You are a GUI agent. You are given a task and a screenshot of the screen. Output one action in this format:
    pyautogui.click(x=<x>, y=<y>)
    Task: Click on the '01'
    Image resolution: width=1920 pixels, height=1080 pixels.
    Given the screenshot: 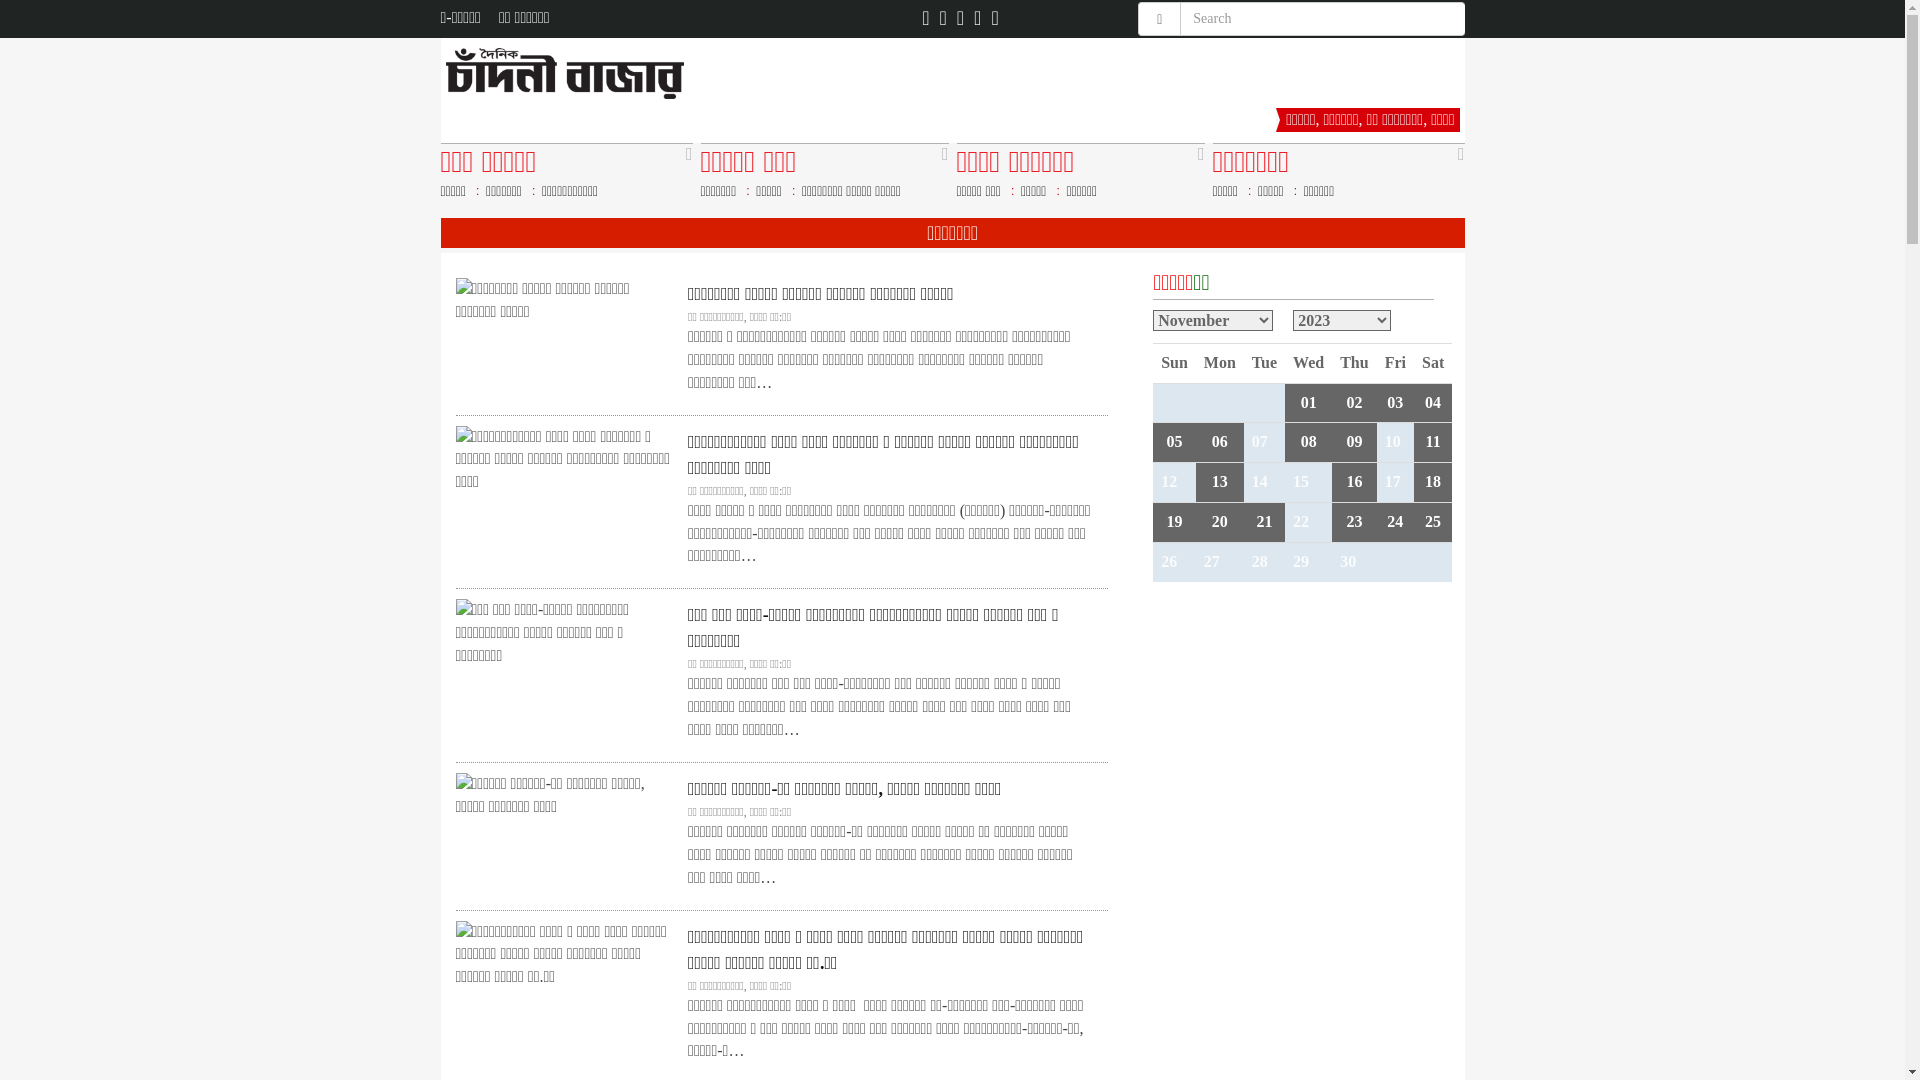 What is the action you would take?
    pyautogui.click(x=1309, y=402)
    